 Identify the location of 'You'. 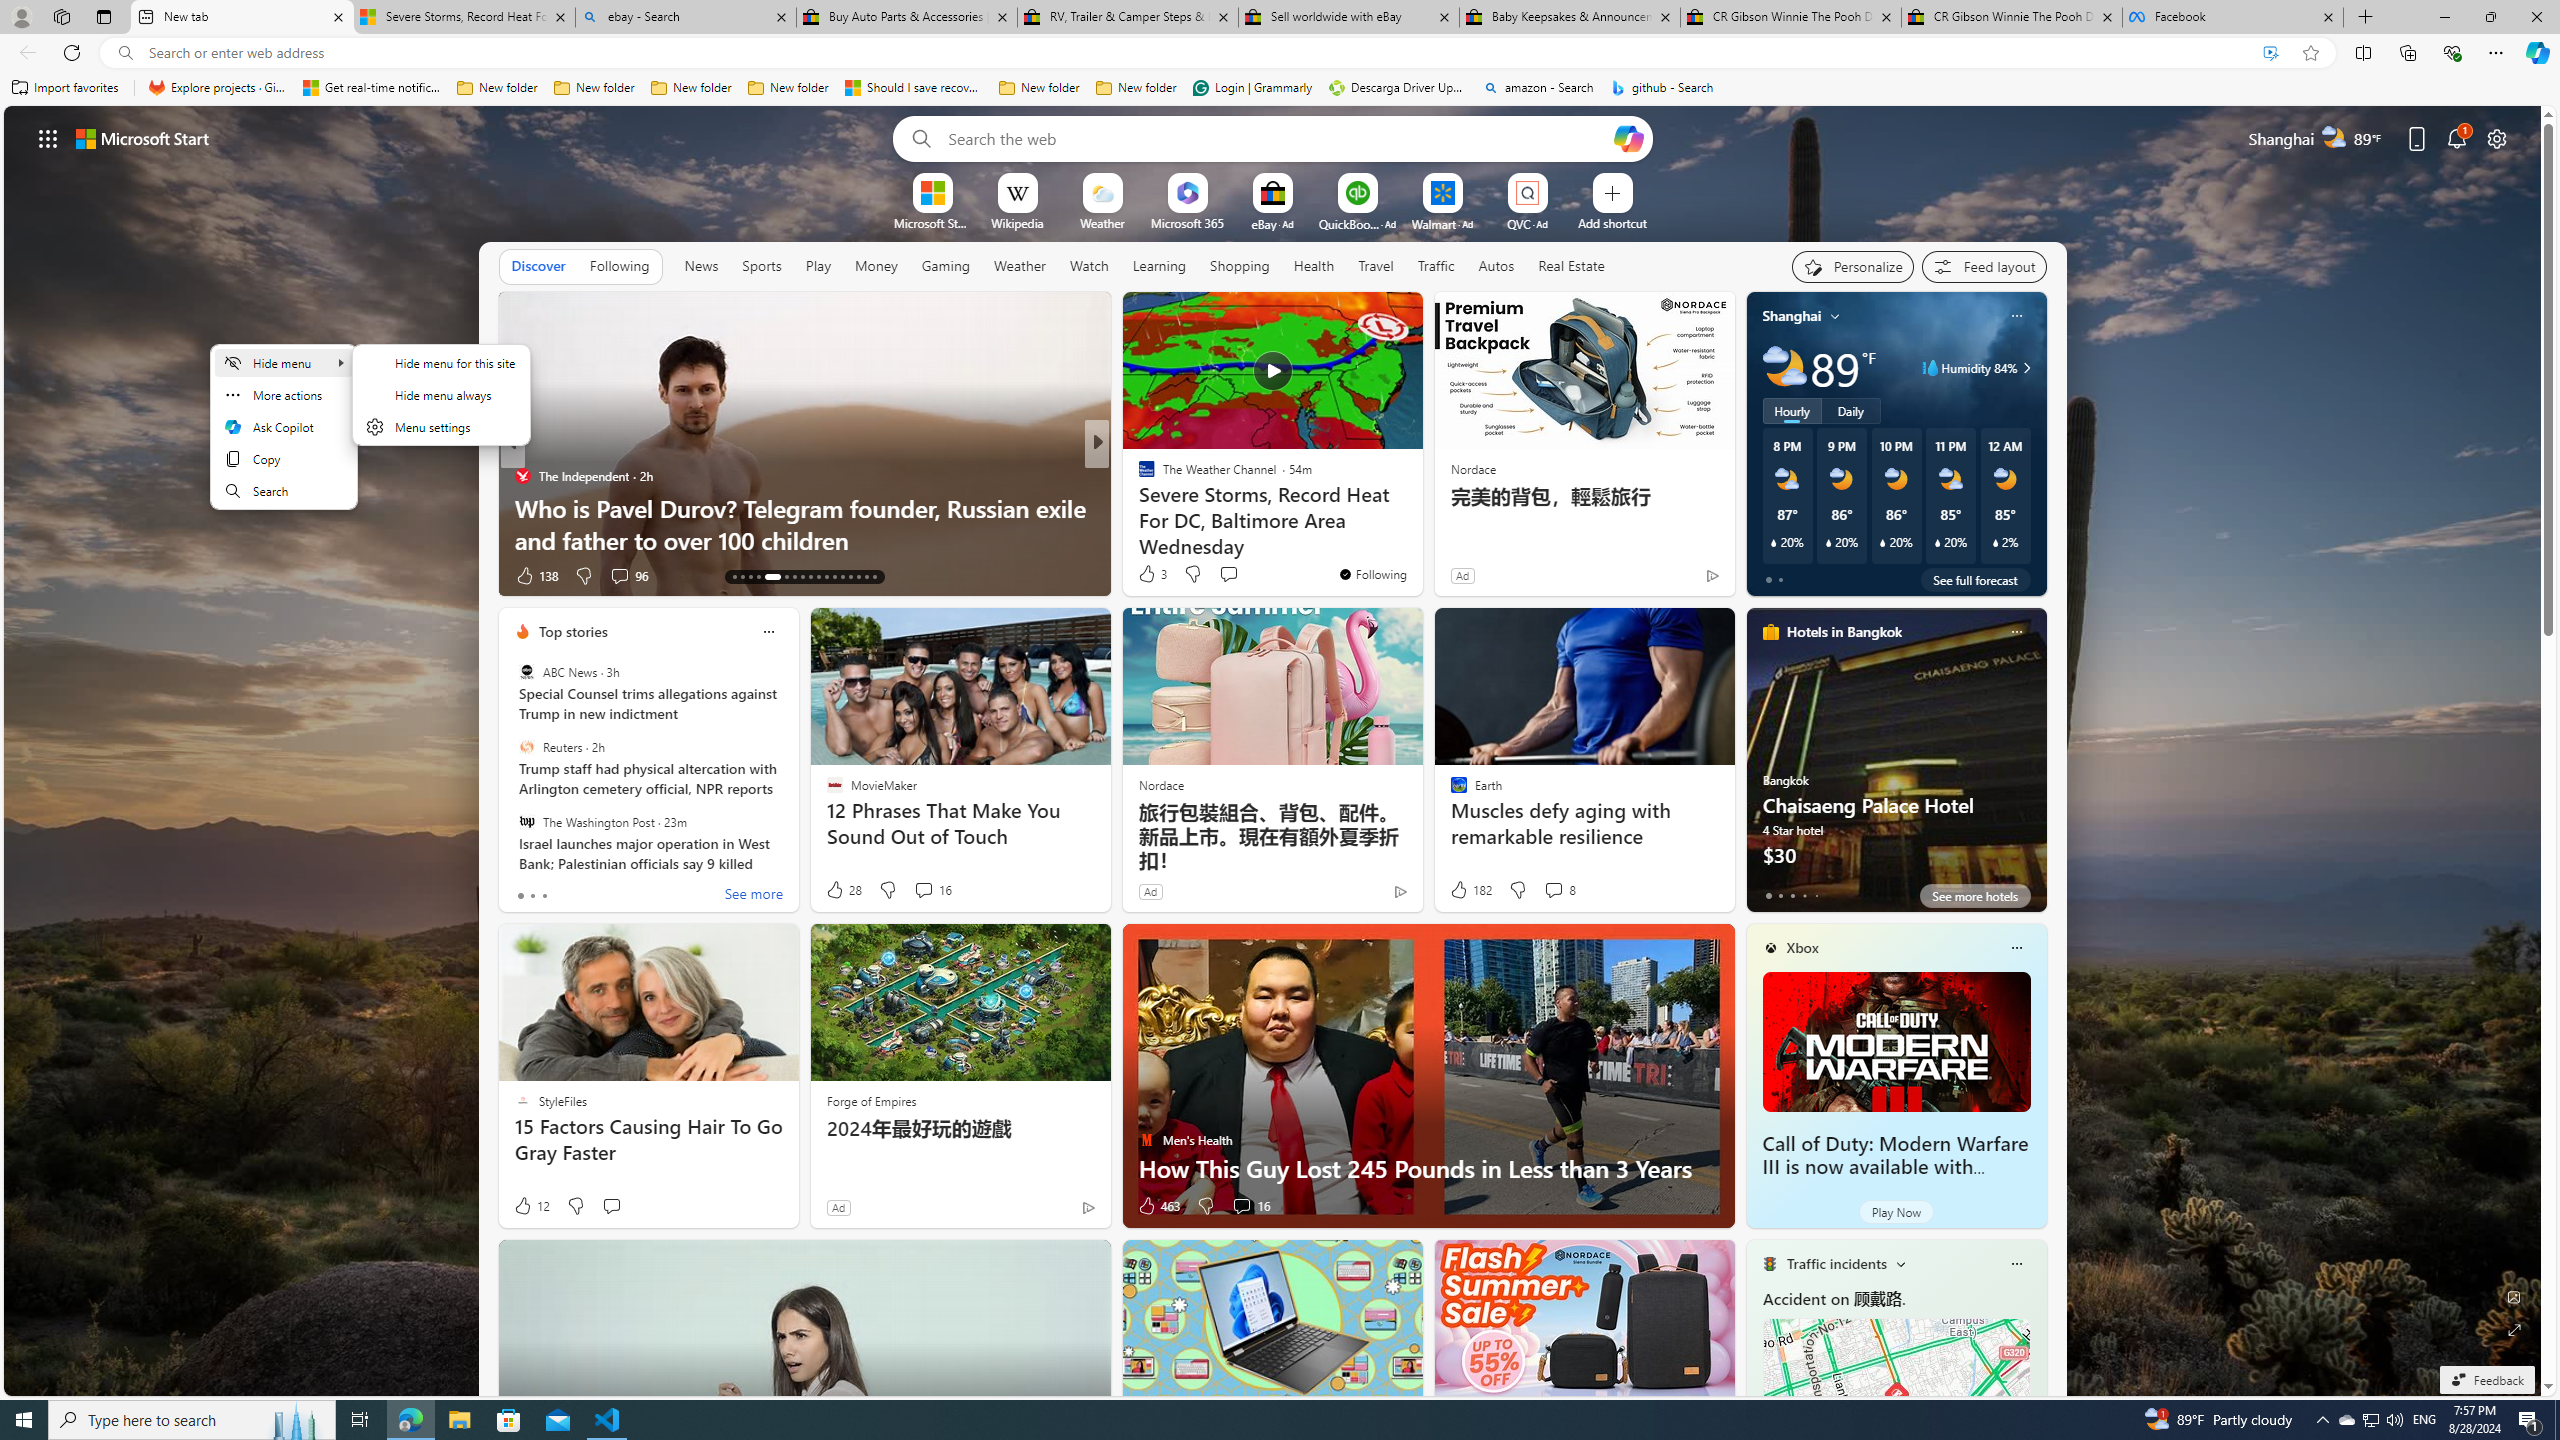
(1371, 574).